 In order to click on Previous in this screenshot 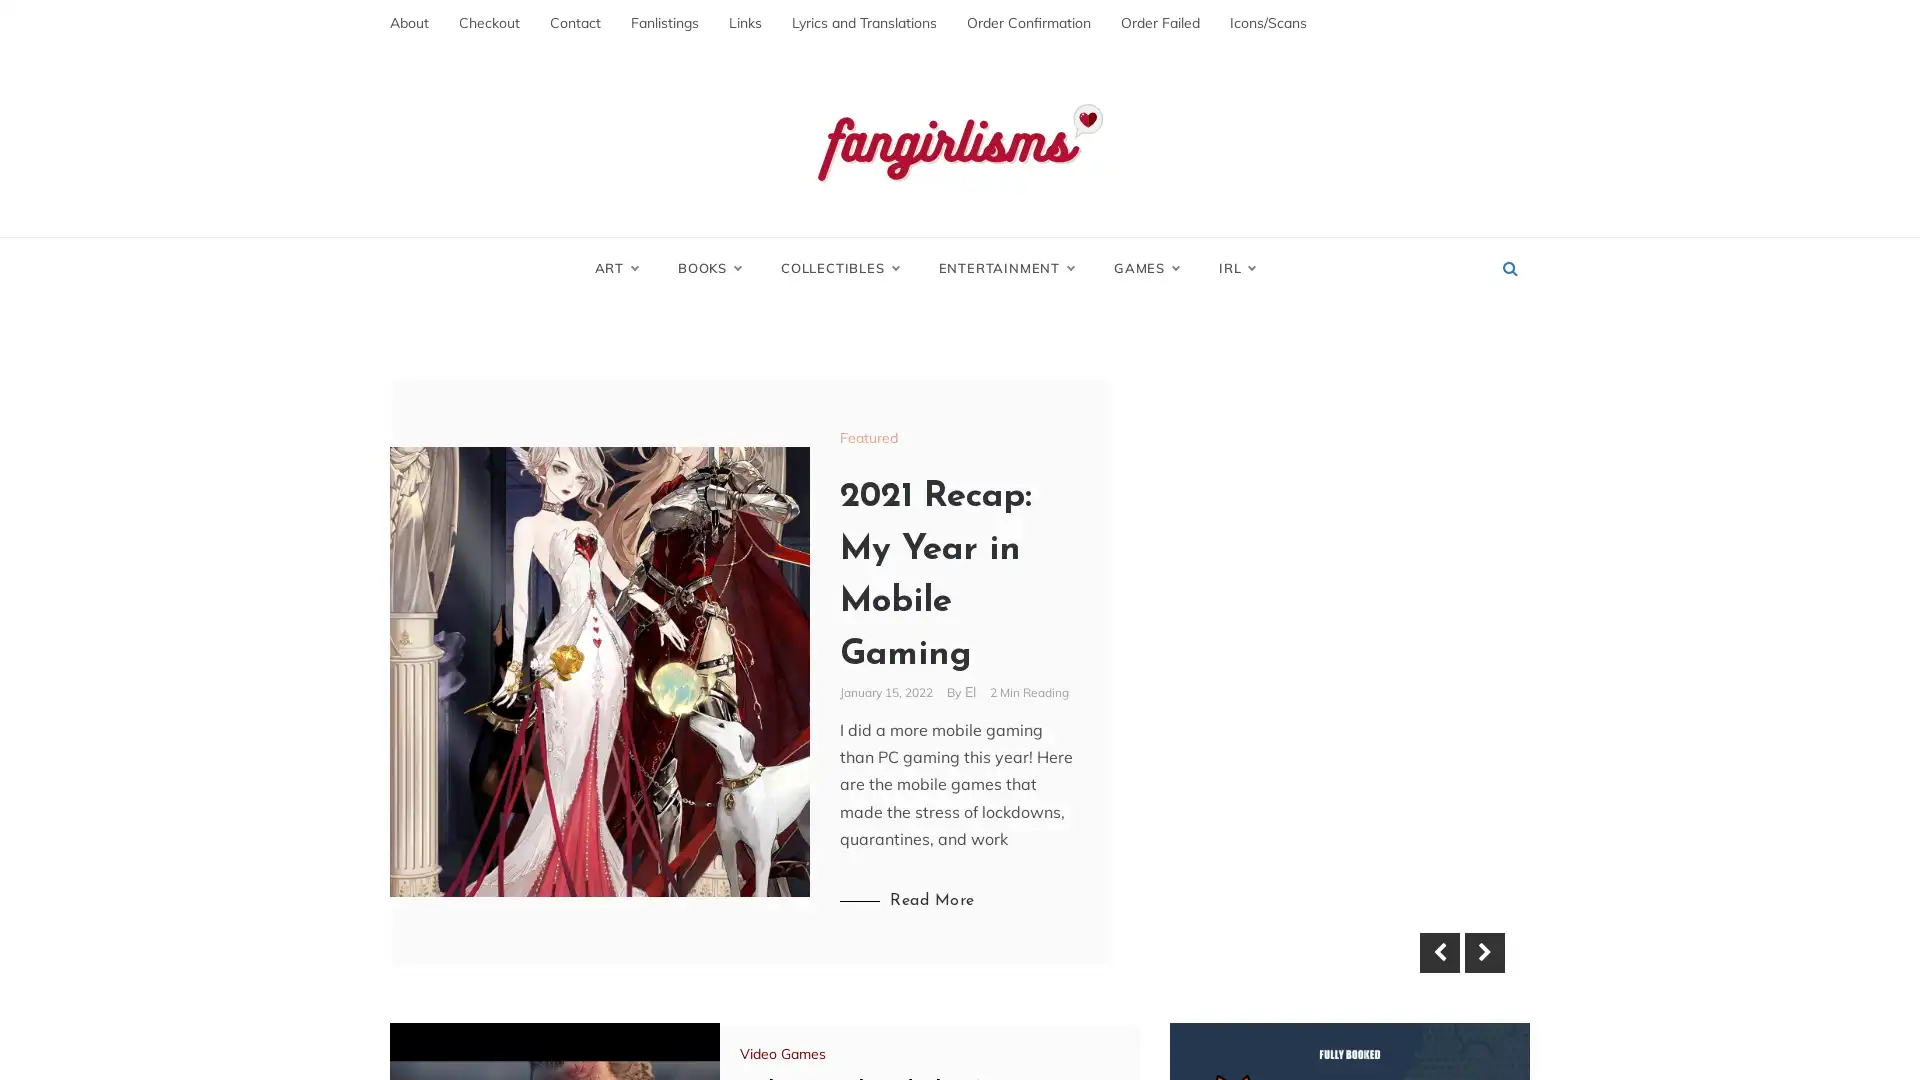, I will do `click(1440, 793)`.